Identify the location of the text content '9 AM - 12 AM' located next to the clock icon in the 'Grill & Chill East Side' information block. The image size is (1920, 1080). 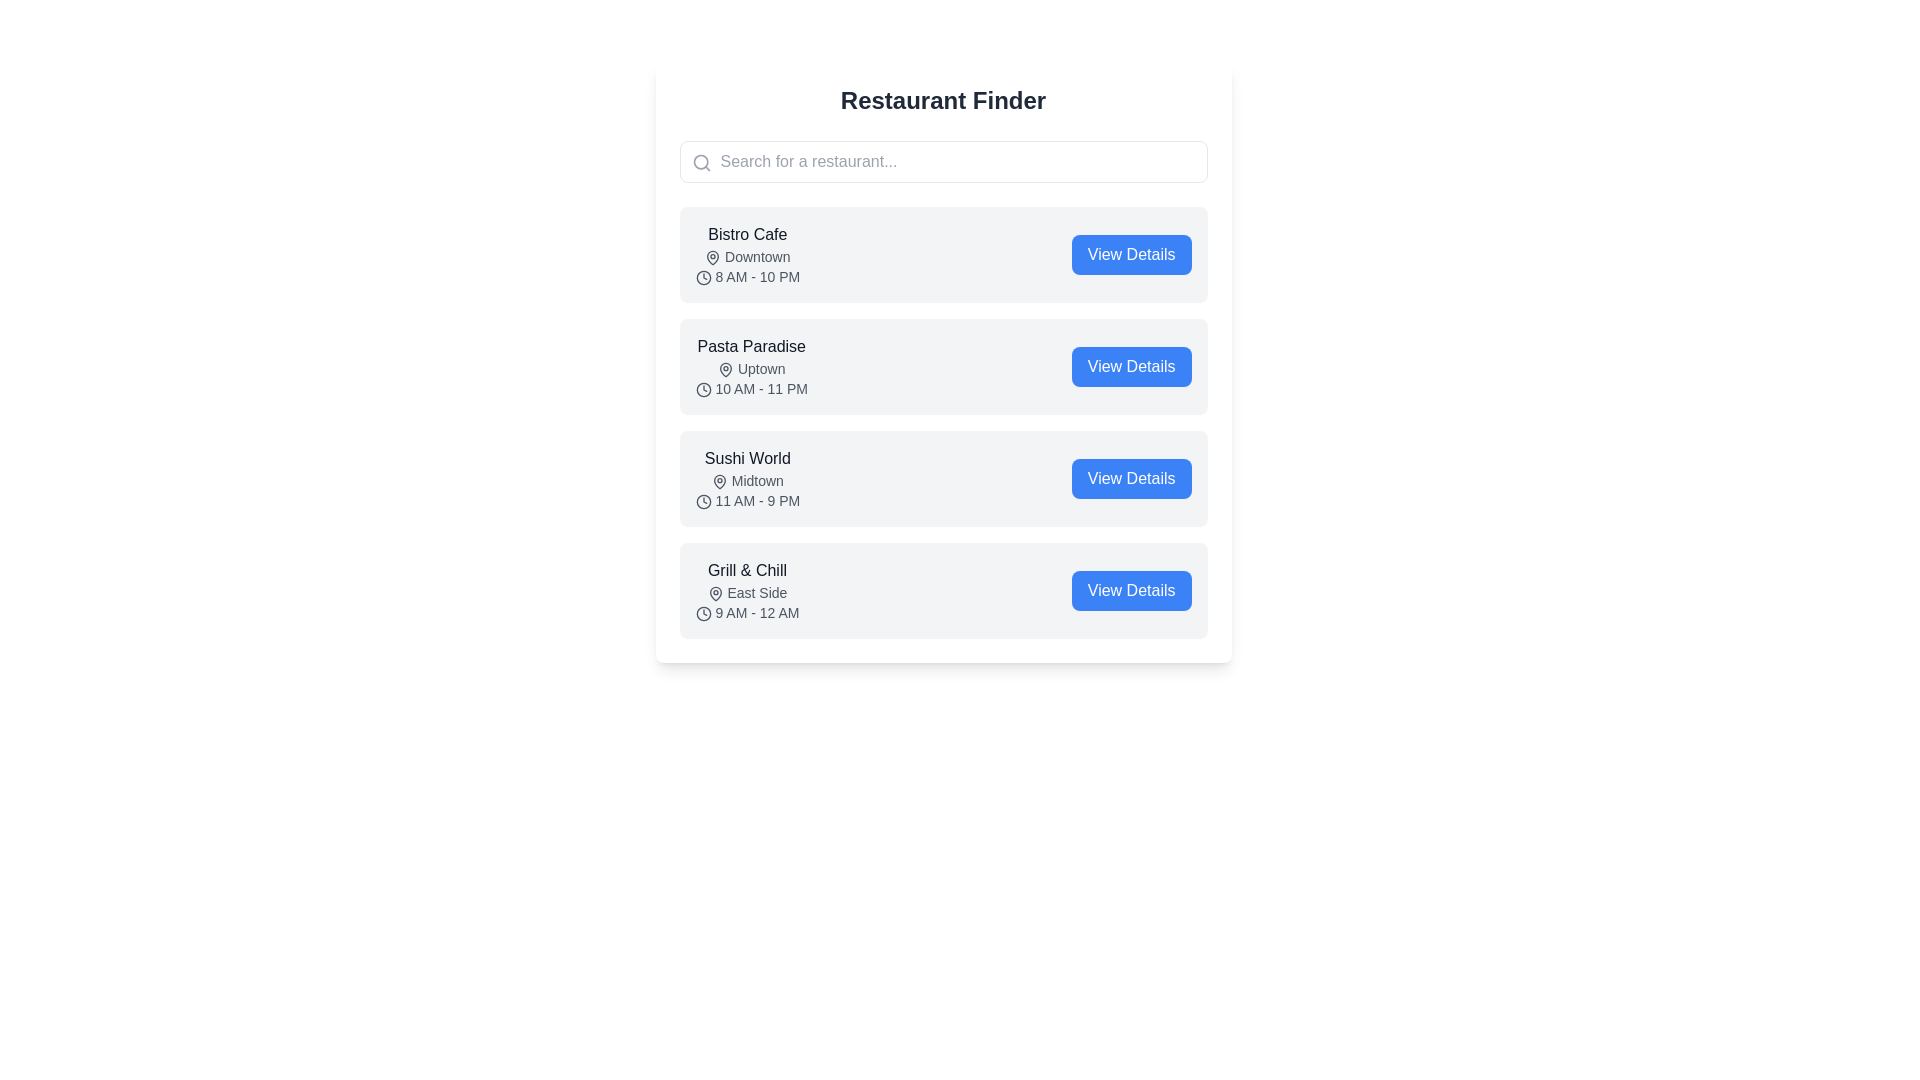
(746, 612).